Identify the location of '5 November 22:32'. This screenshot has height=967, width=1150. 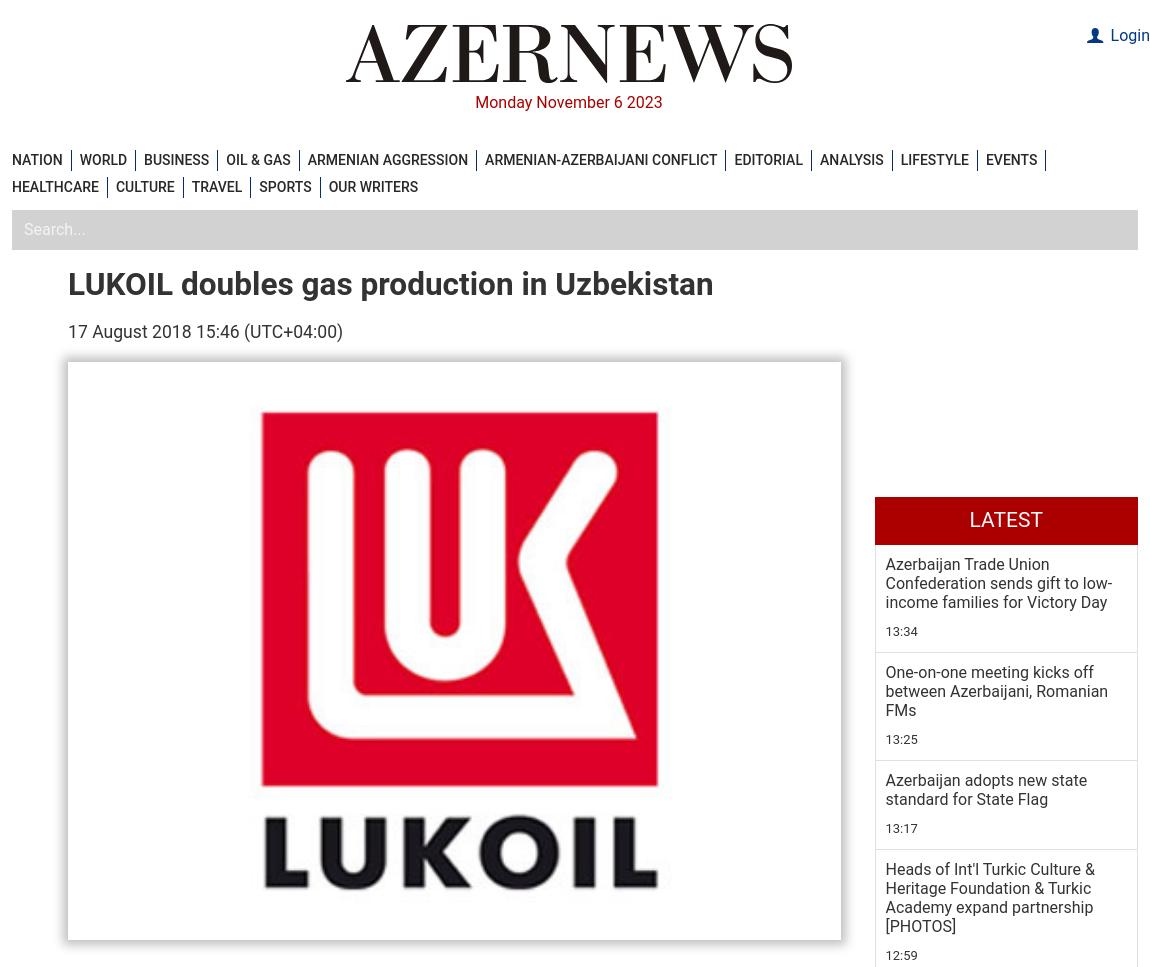
(885, 553).